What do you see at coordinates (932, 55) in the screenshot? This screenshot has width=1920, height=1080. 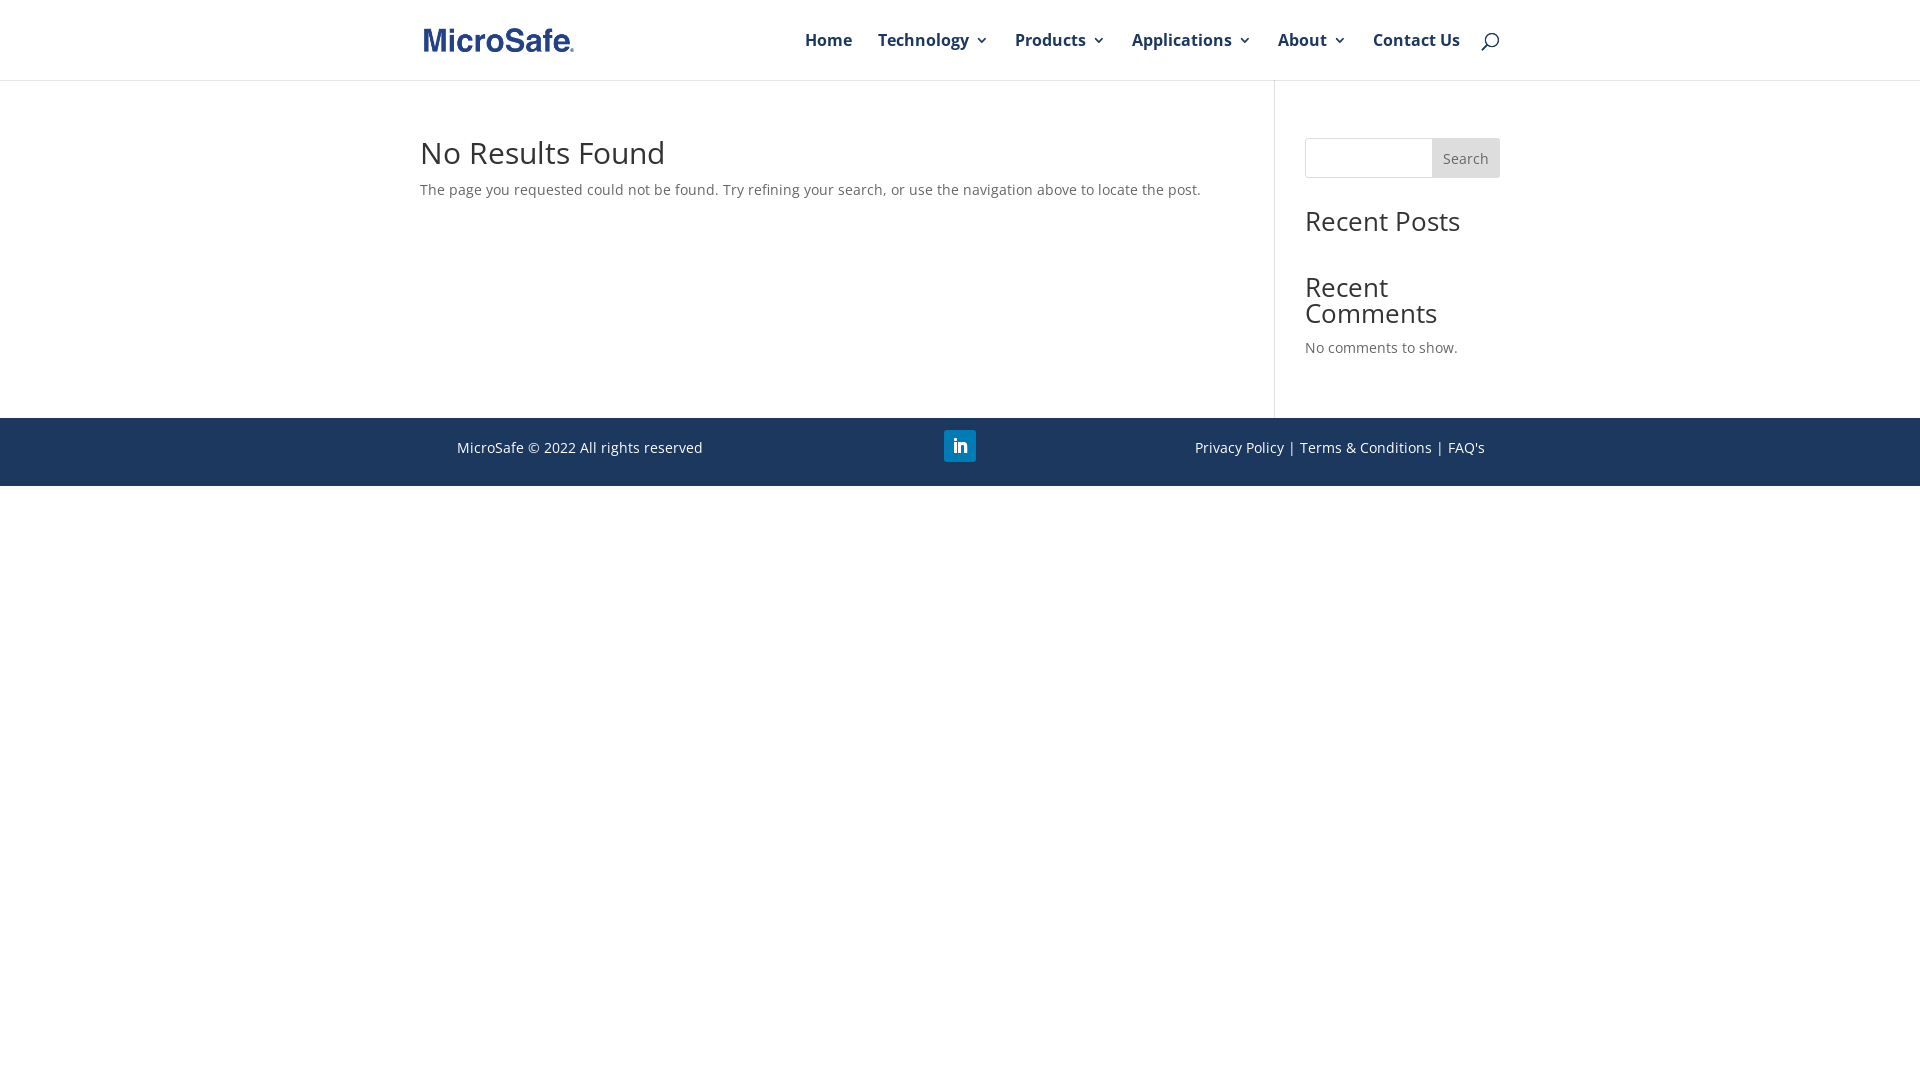 I see `'Technology'` at bounding box center [932, 55].